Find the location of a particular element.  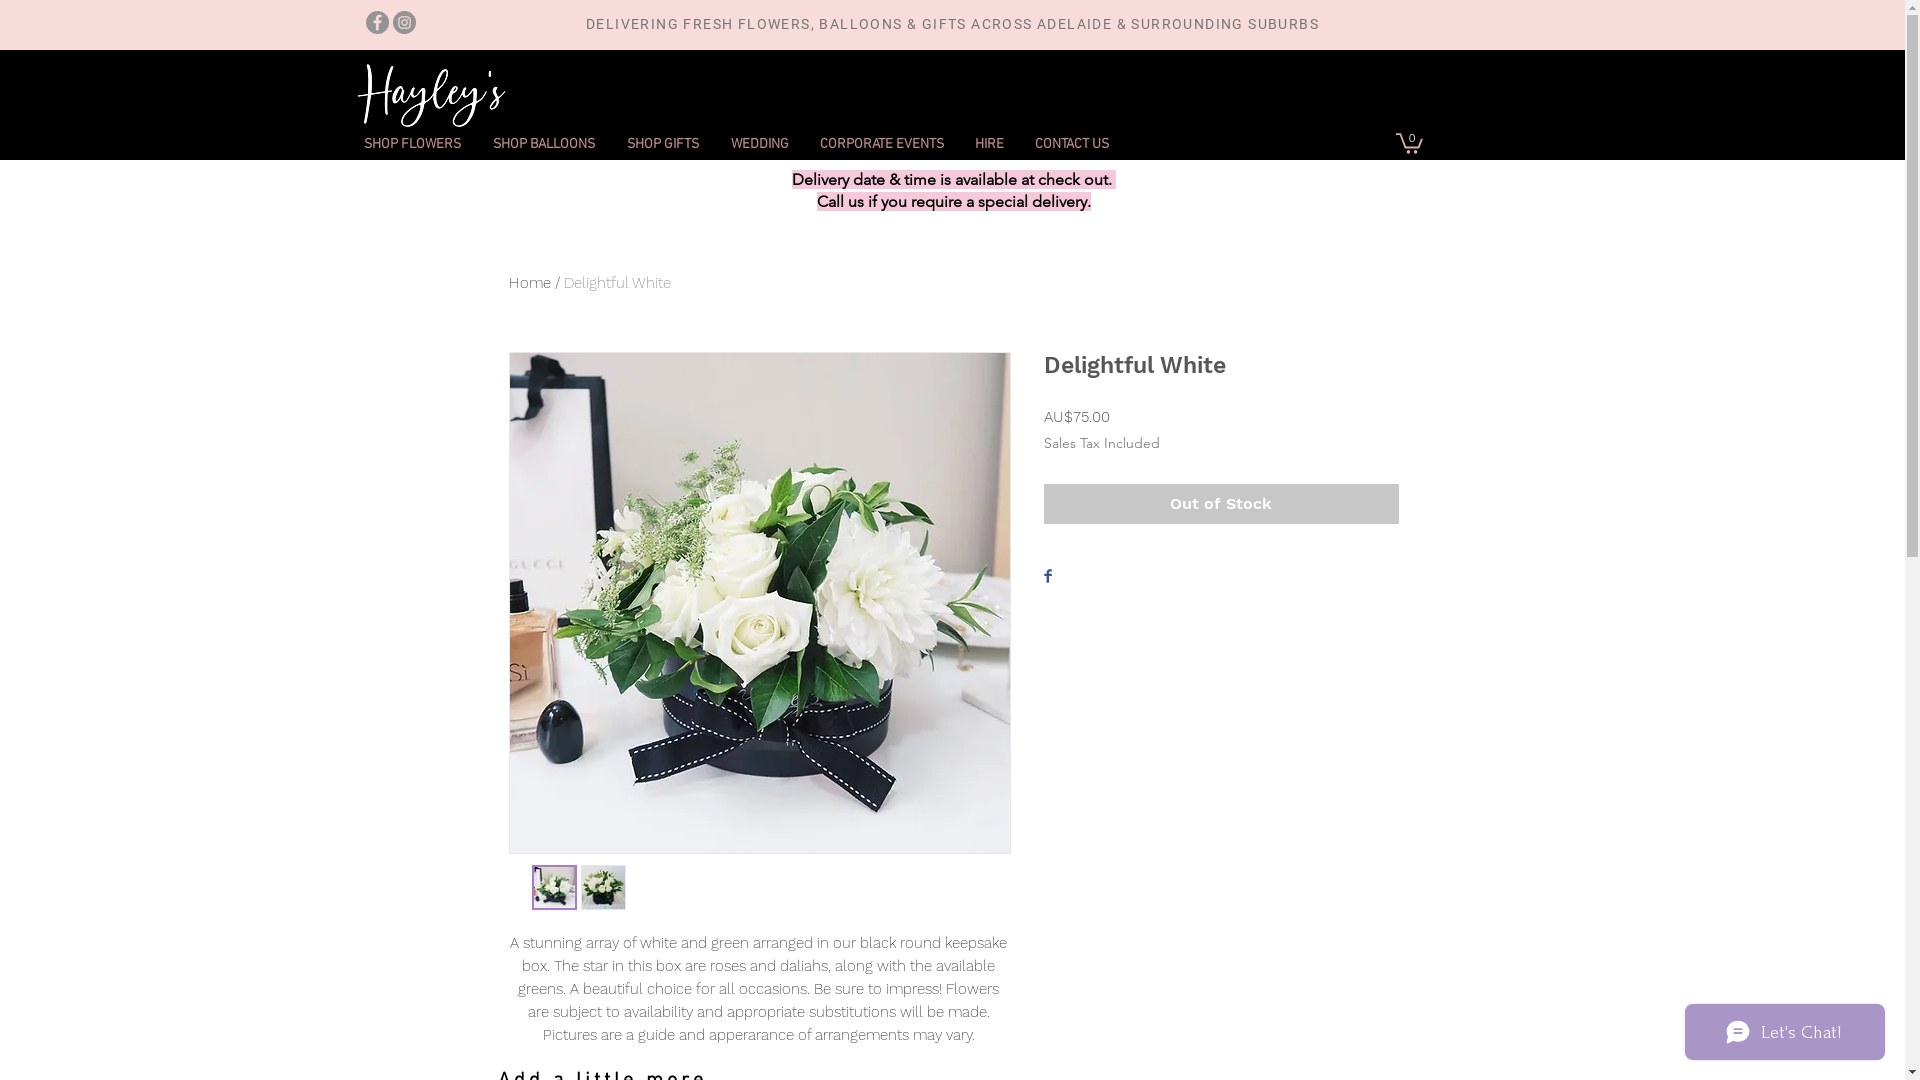

'WEDDING' is located at coordinates (714, 143).